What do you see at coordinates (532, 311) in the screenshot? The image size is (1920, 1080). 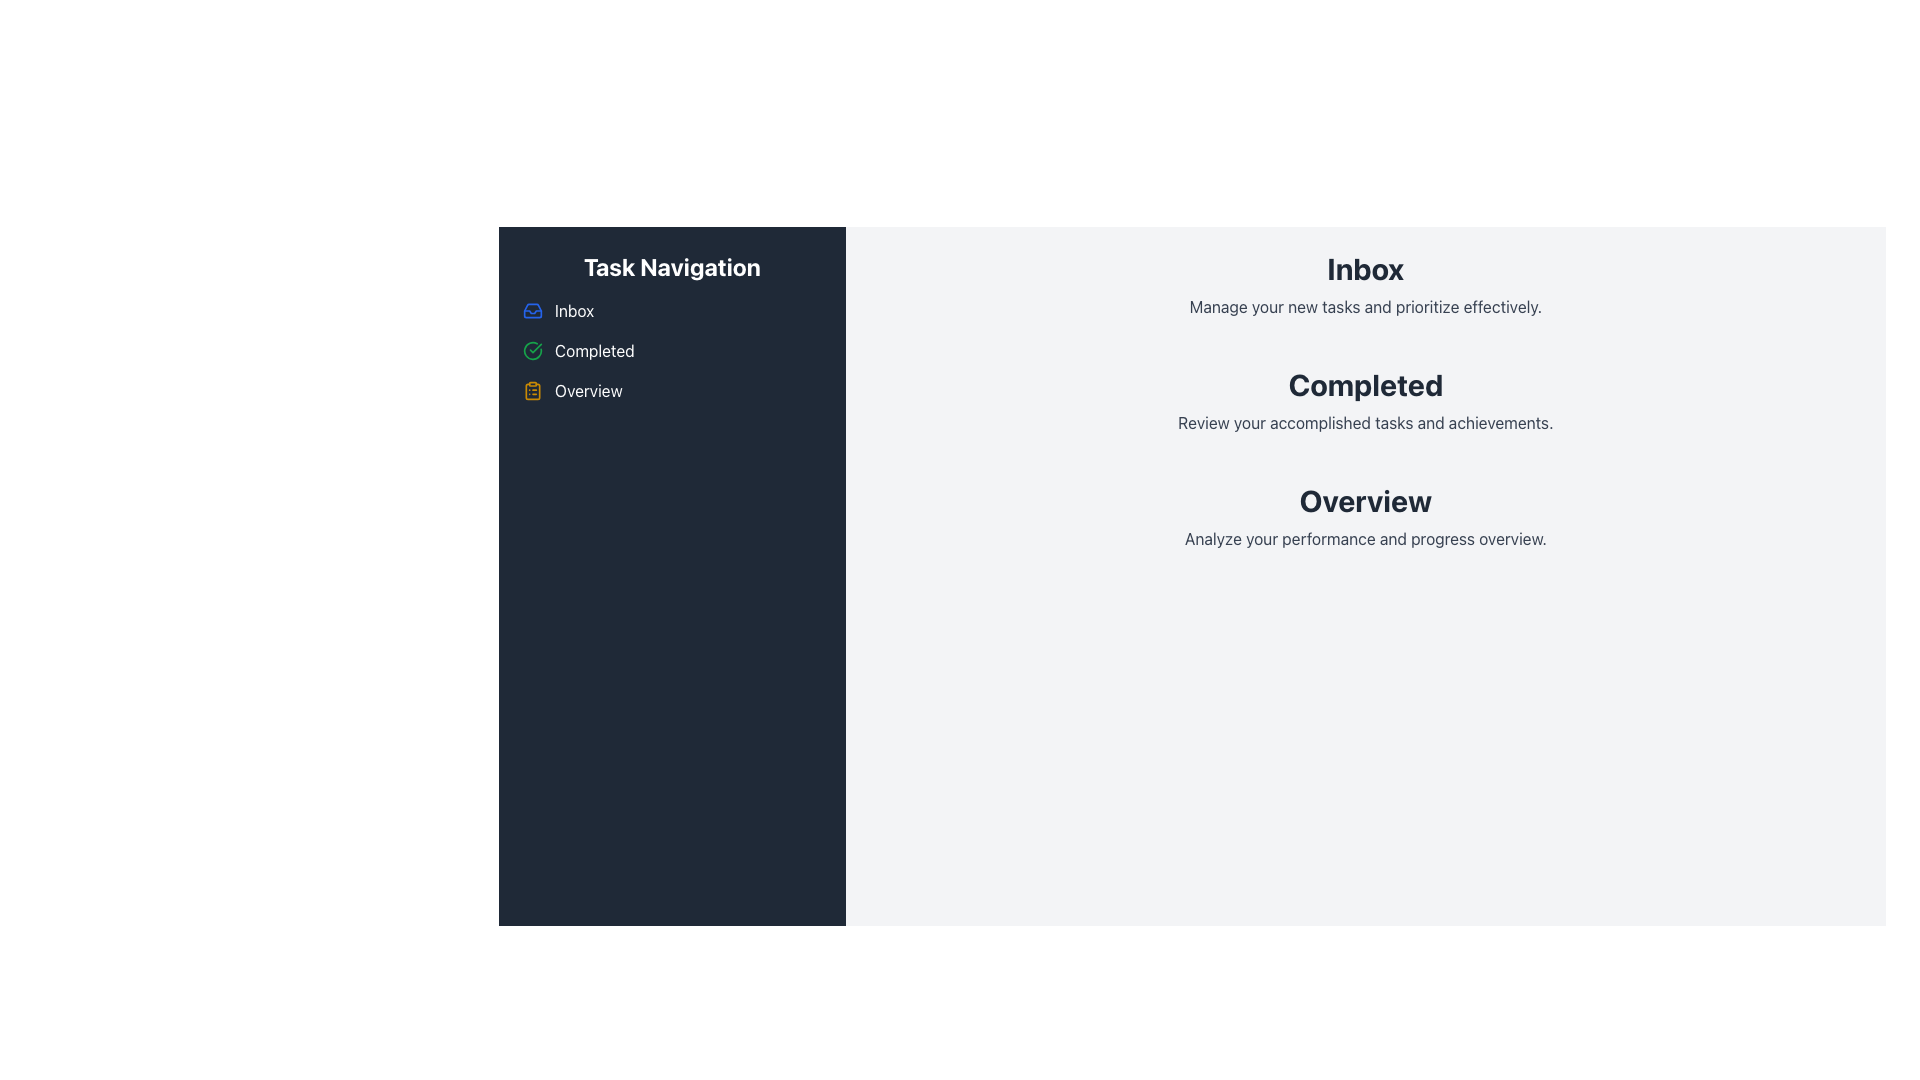 I see `the 'Inbox' icon located in the Task Navigation section, positioned immediately left of the text label 'Inbox'` at bounding box center [532, 311].